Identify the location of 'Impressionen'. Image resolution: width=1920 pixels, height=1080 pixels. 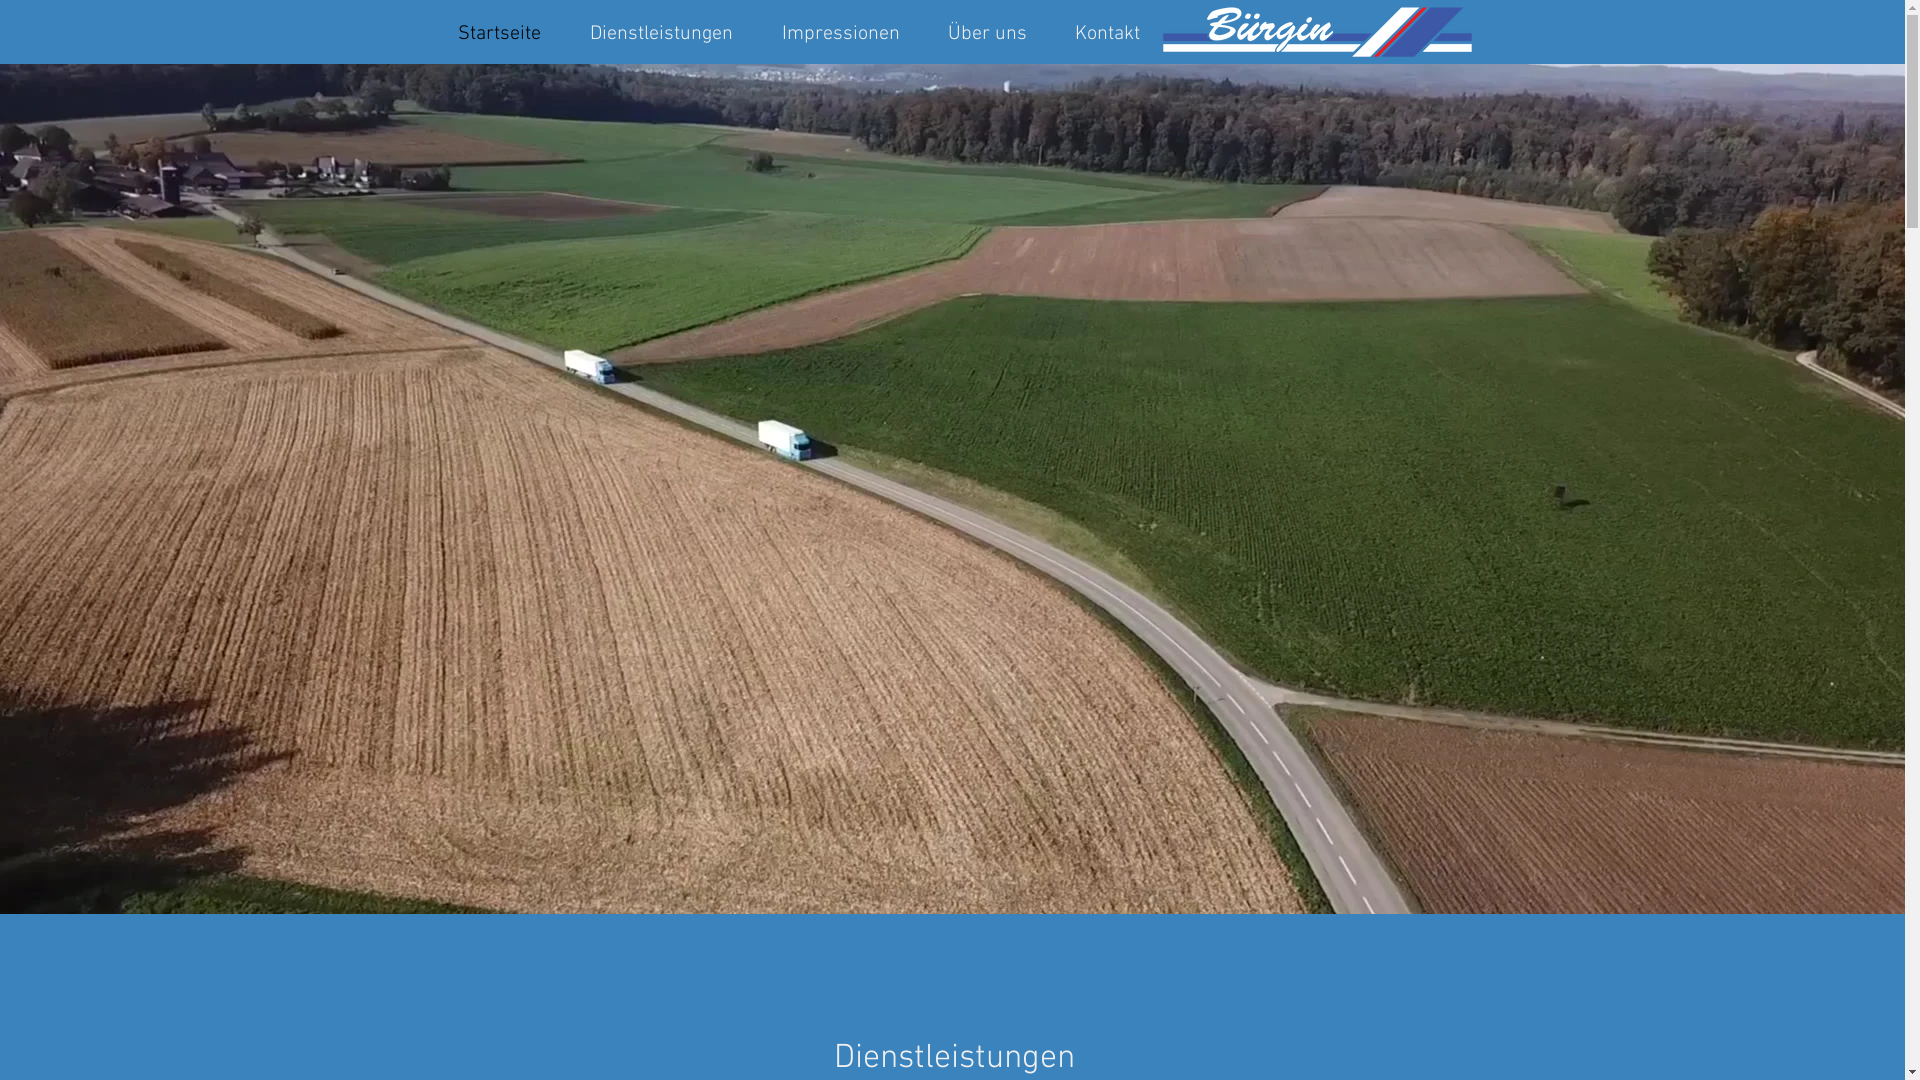
(840, 31).